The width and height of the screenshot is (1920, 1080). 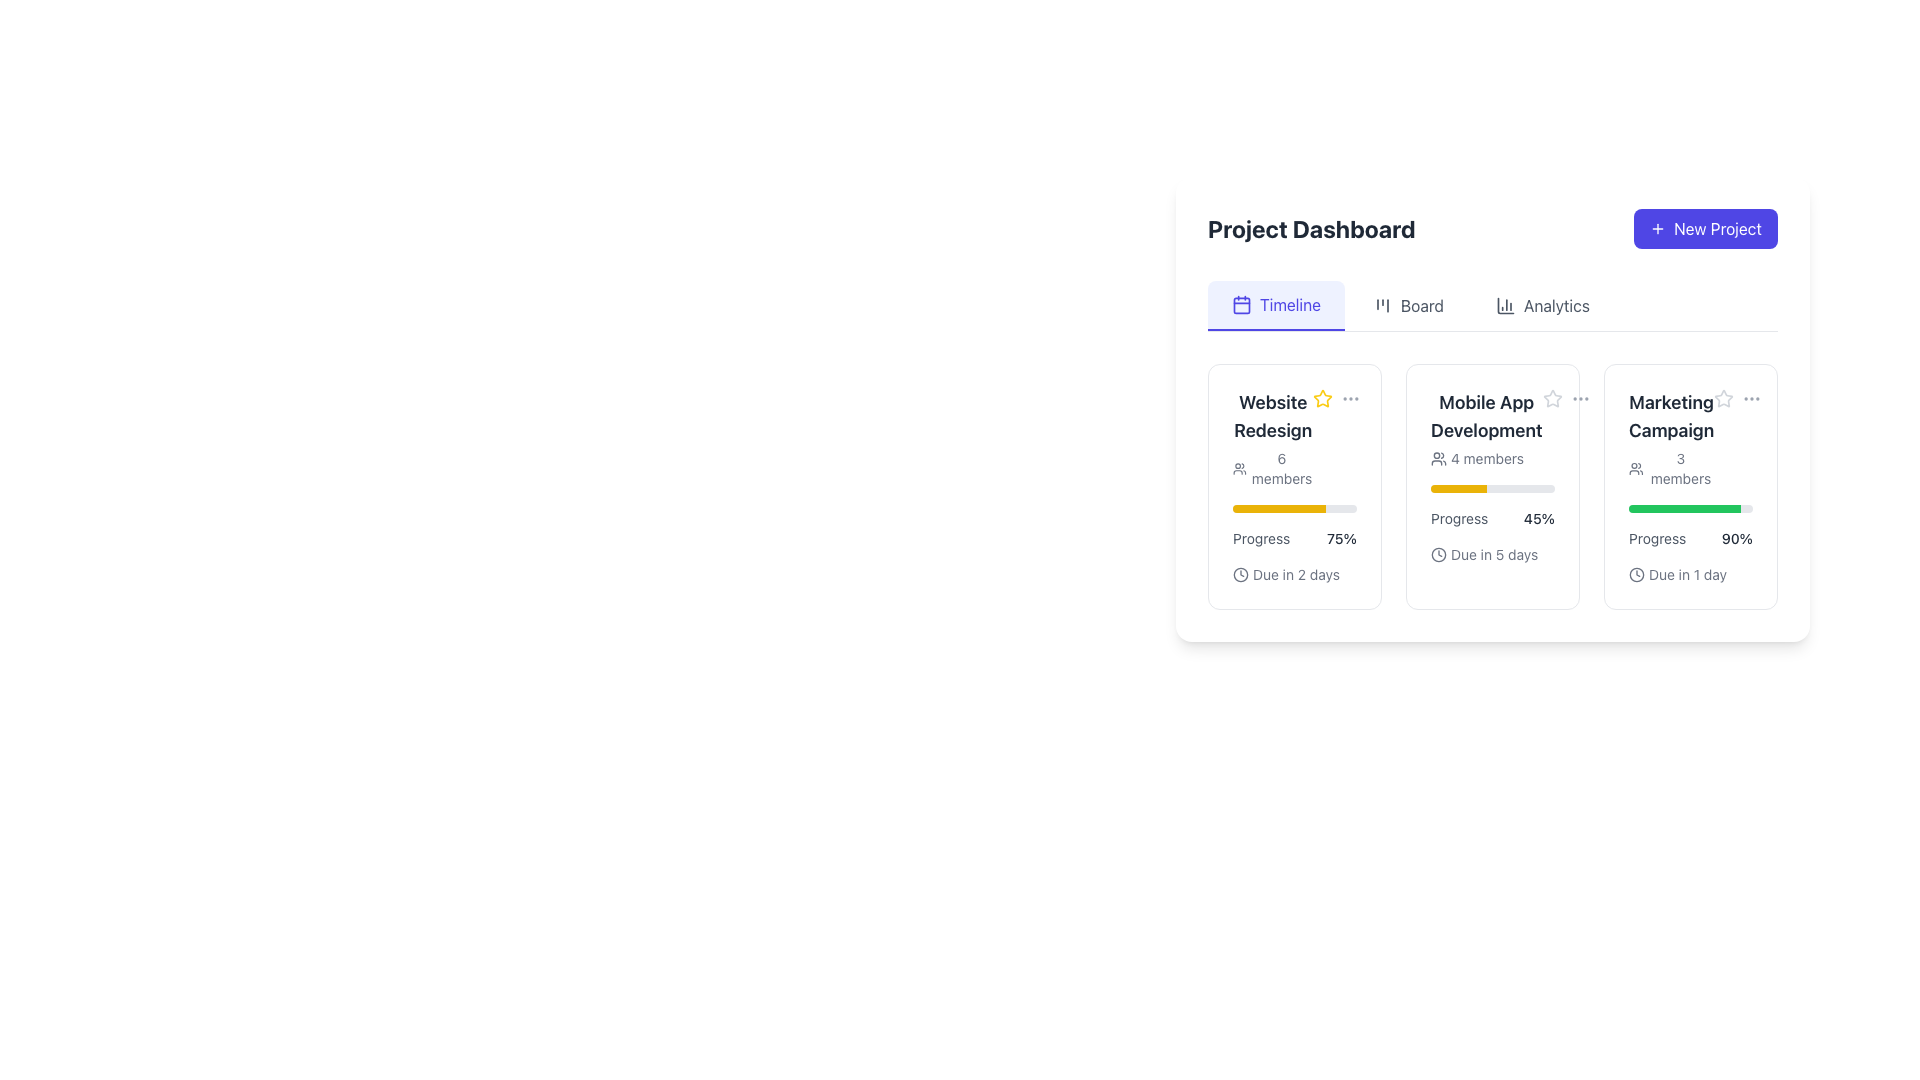 What do you see at coordinates (1342, 538) in the screenshot?
I see `the Text Label that indicates the progress percentage for the 'Website Redesign' task, located next to the yellow progress bar under the label 'Progress'` at bounding box center [1342, 538].